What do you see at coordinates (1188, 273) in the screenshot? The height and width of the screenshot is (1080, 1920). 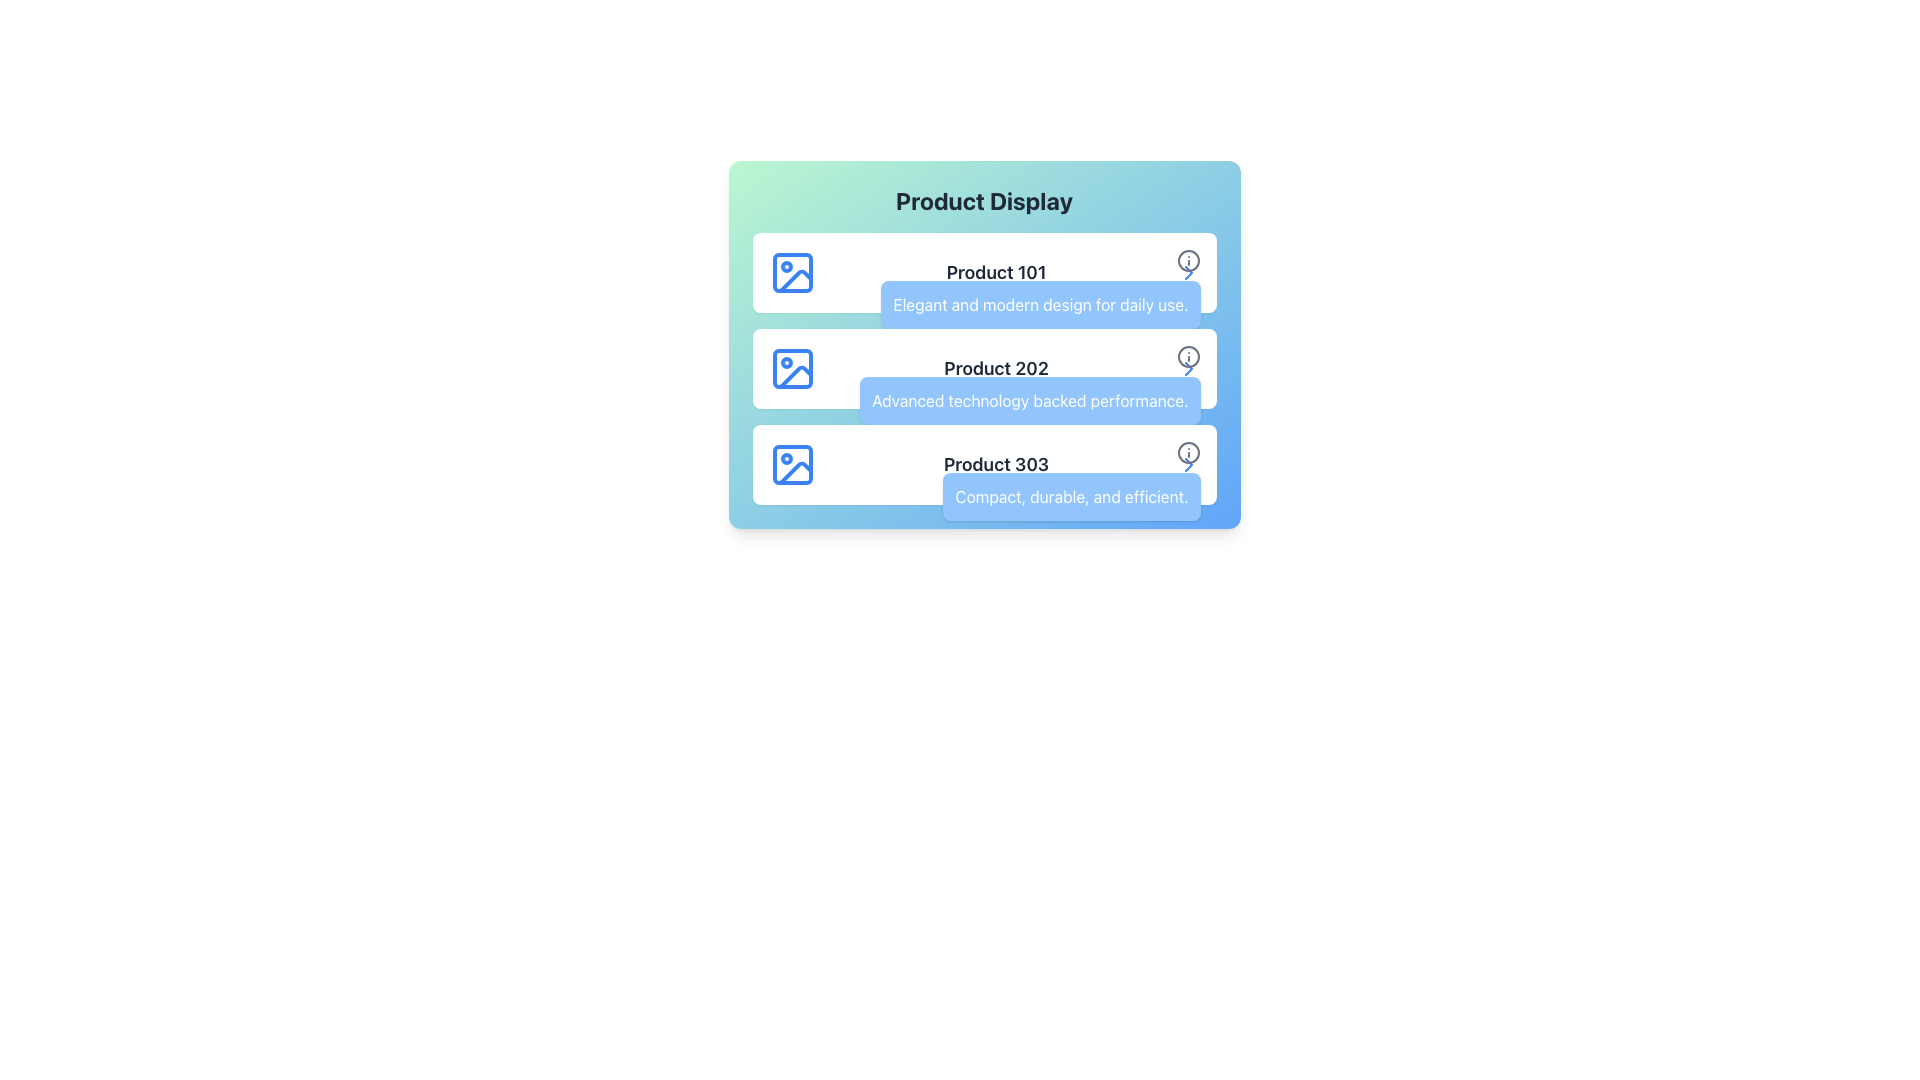 I see `the Chevron Icon located in the first row of the list adjacent to 'Product 101'` at bounding box center [1188, 273].